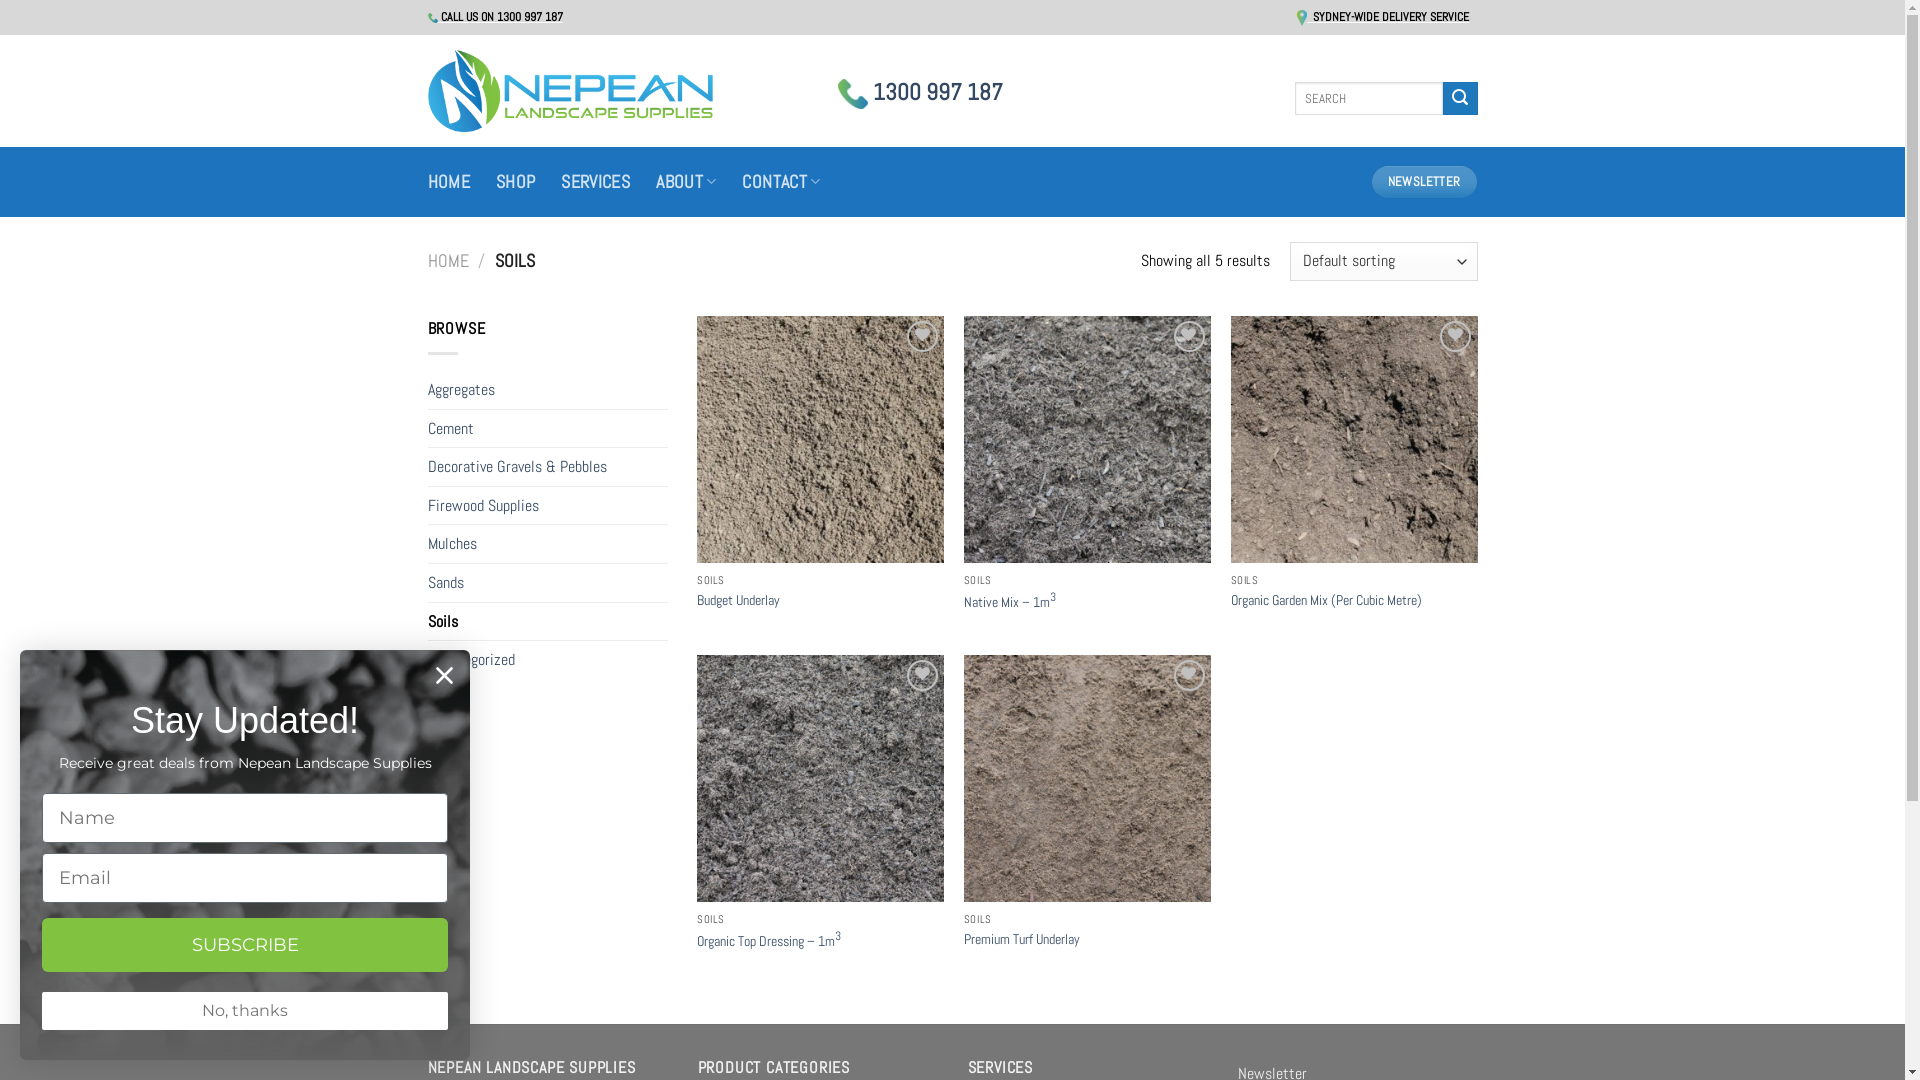 This screenshot has height=1080, width=1920. Describe the element at coordinates (426, 582) in the screenshot. I see `'Sands'` at that location.